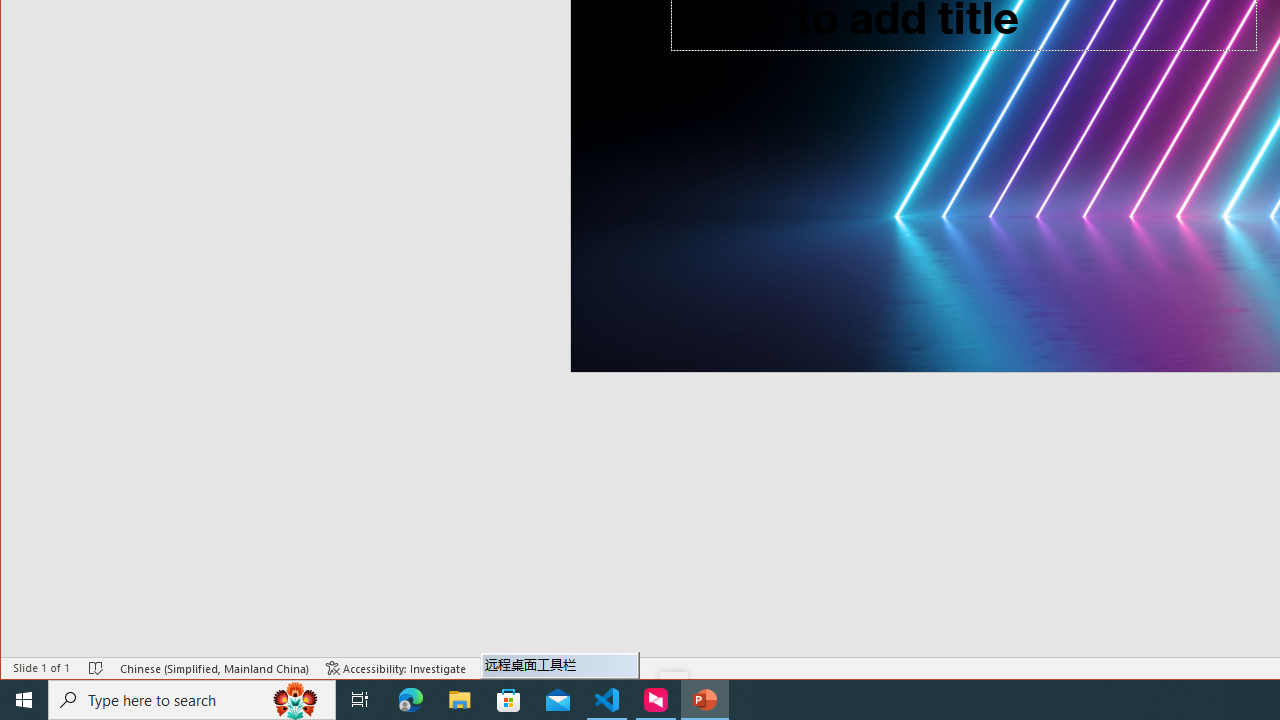 The image size is (1280, 720). I want to click on 'File Explorer', so click(459, 698).